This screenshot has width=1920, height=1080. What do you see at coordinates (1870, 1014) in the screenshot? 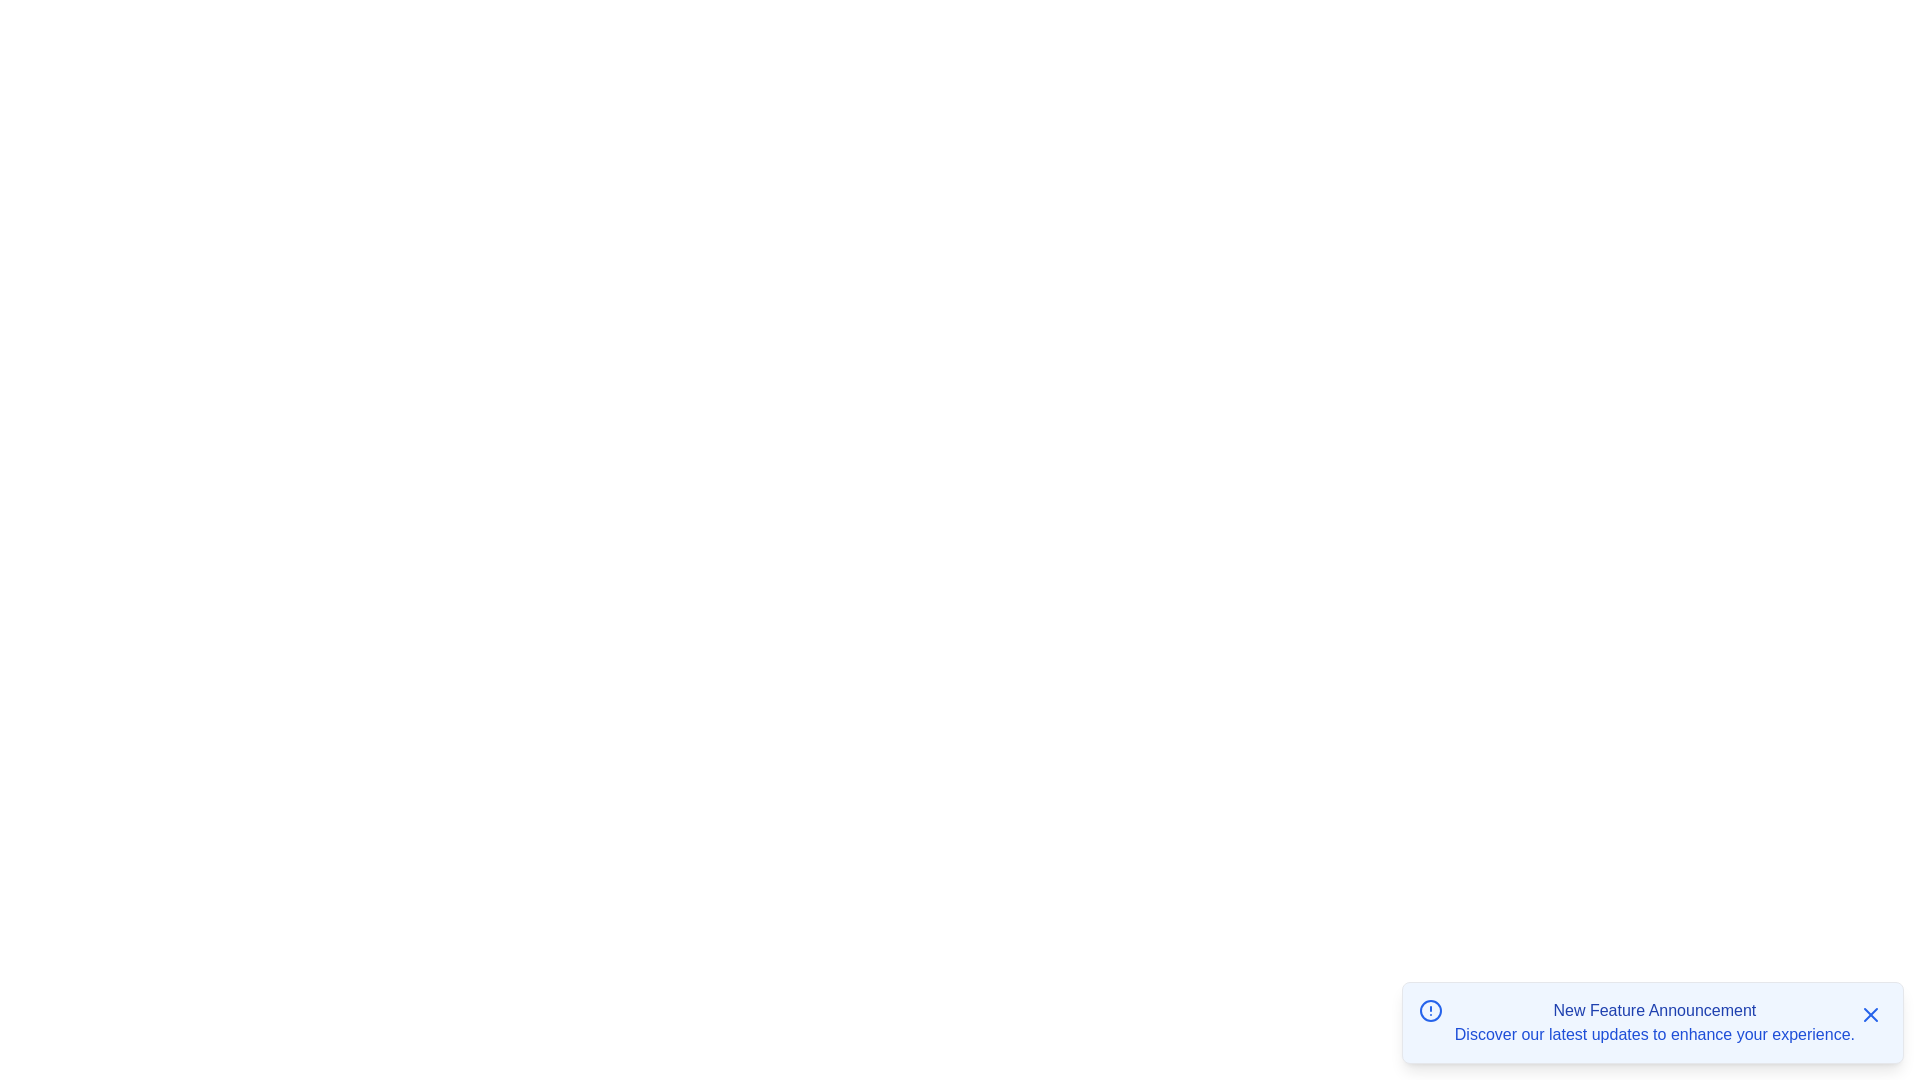
I see `the 'X' button to close the notification` at bounding box center [1870, 1014].